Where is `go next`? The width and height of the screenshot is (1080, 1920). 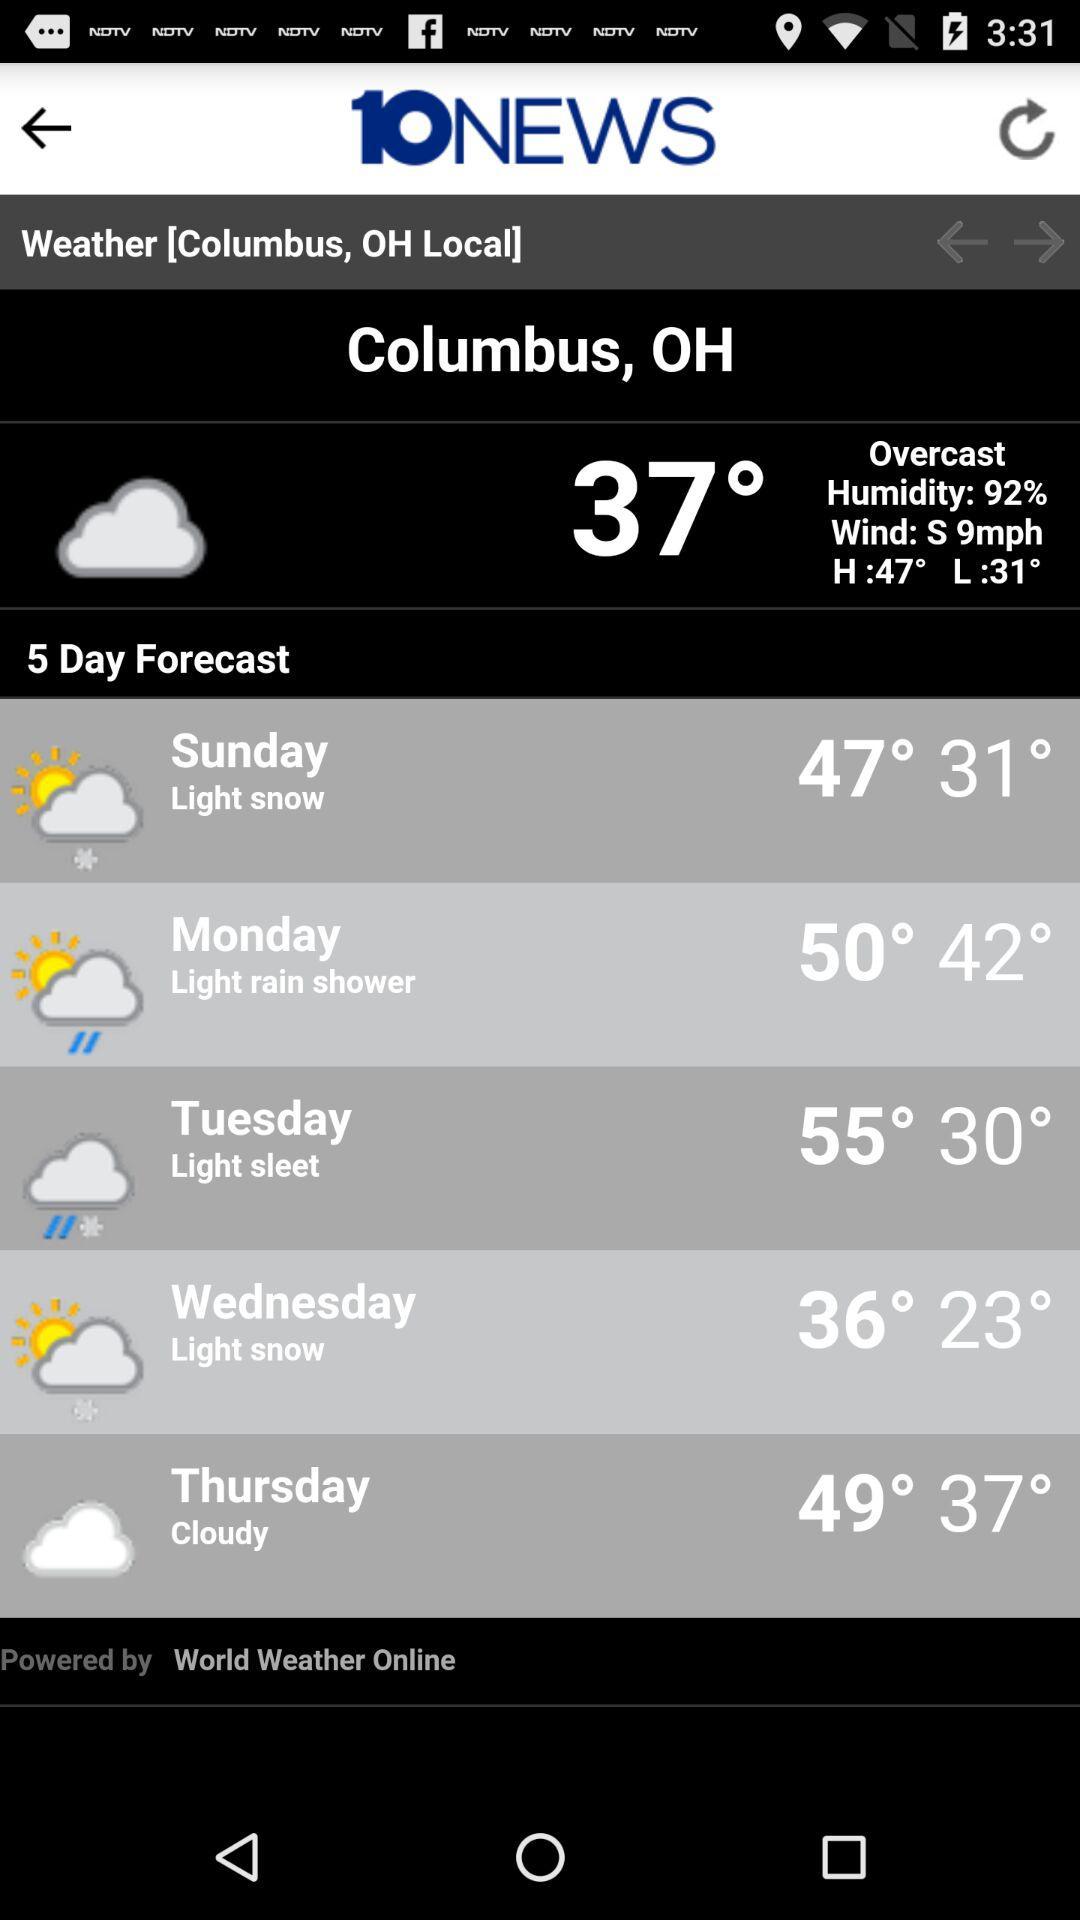
go next is located at coordinates (1038, 241).